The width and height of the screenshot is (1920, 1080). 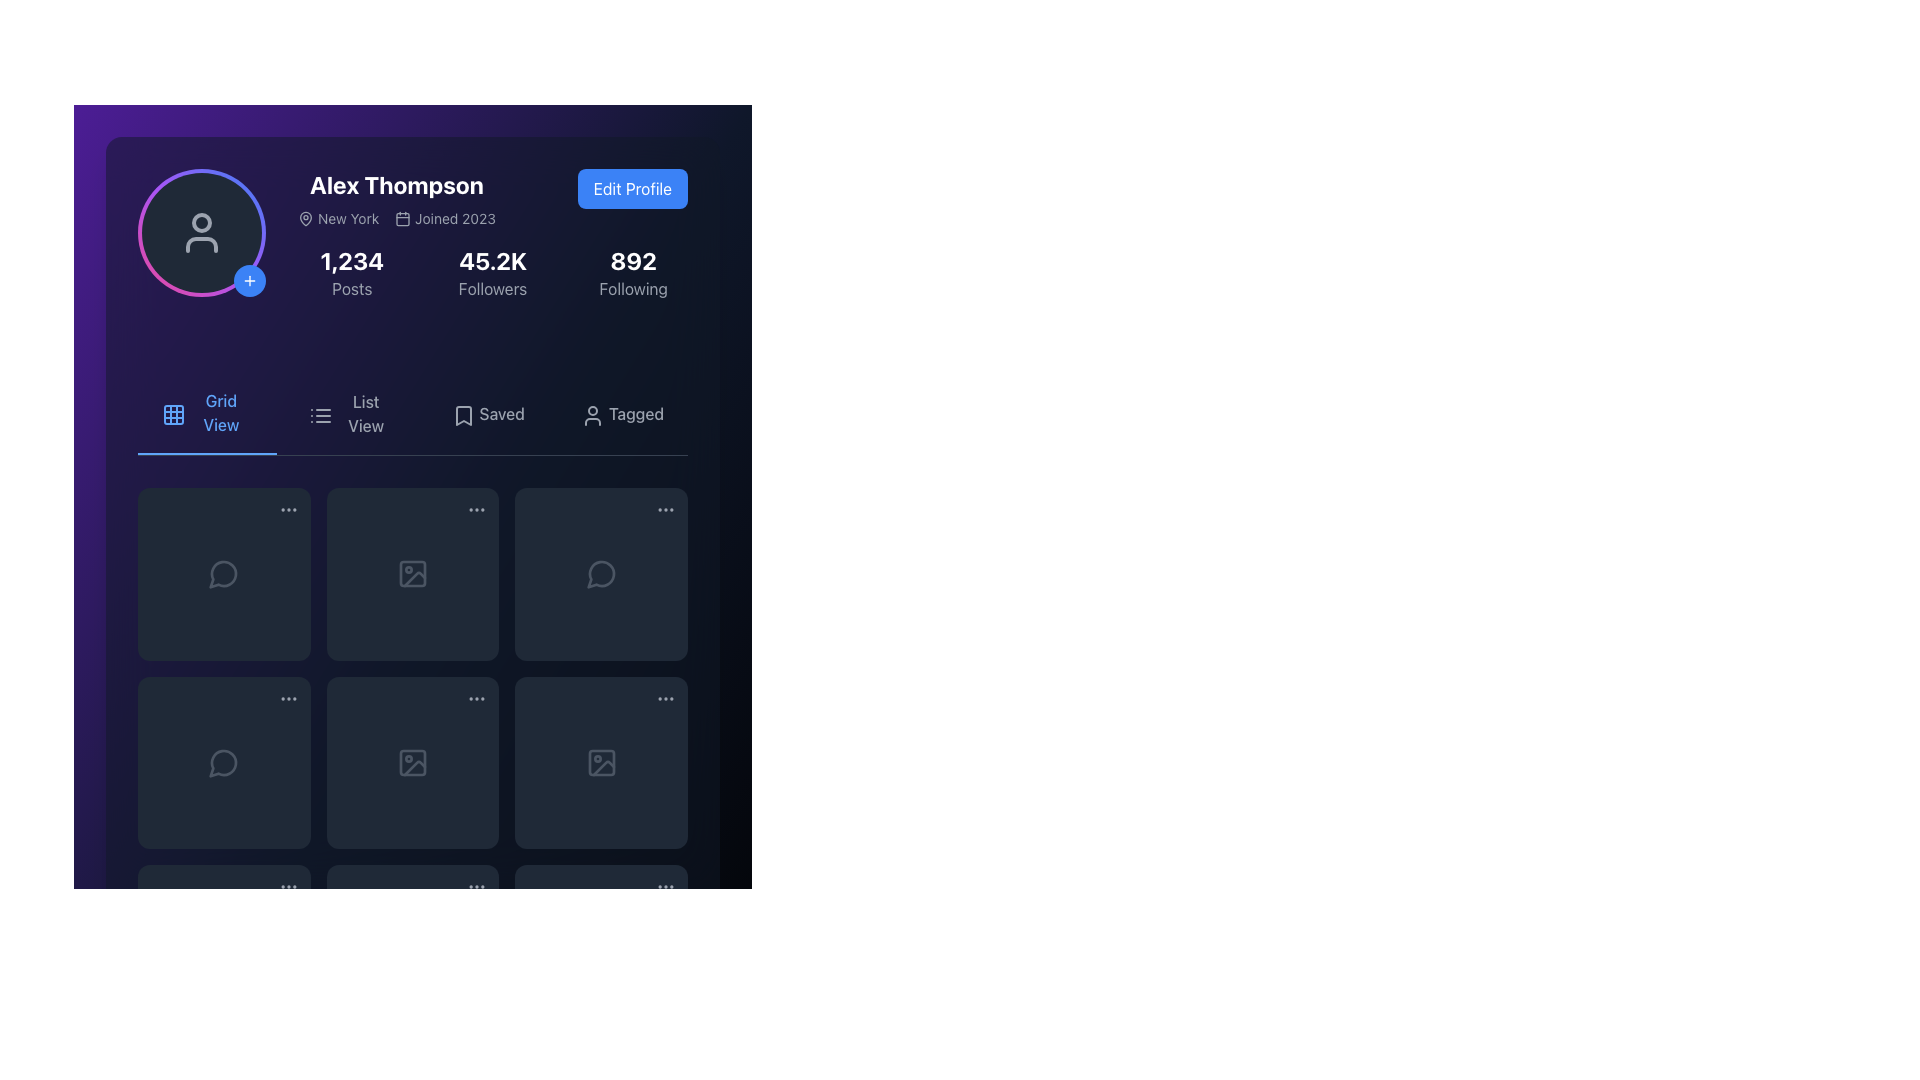 I want to click on the icon resembling an image frame with a circular detail inside and a diagonal line across, styled in gray tones, located in the second row and third column of the grid layout to view additional details, so click(x=600, y=763).